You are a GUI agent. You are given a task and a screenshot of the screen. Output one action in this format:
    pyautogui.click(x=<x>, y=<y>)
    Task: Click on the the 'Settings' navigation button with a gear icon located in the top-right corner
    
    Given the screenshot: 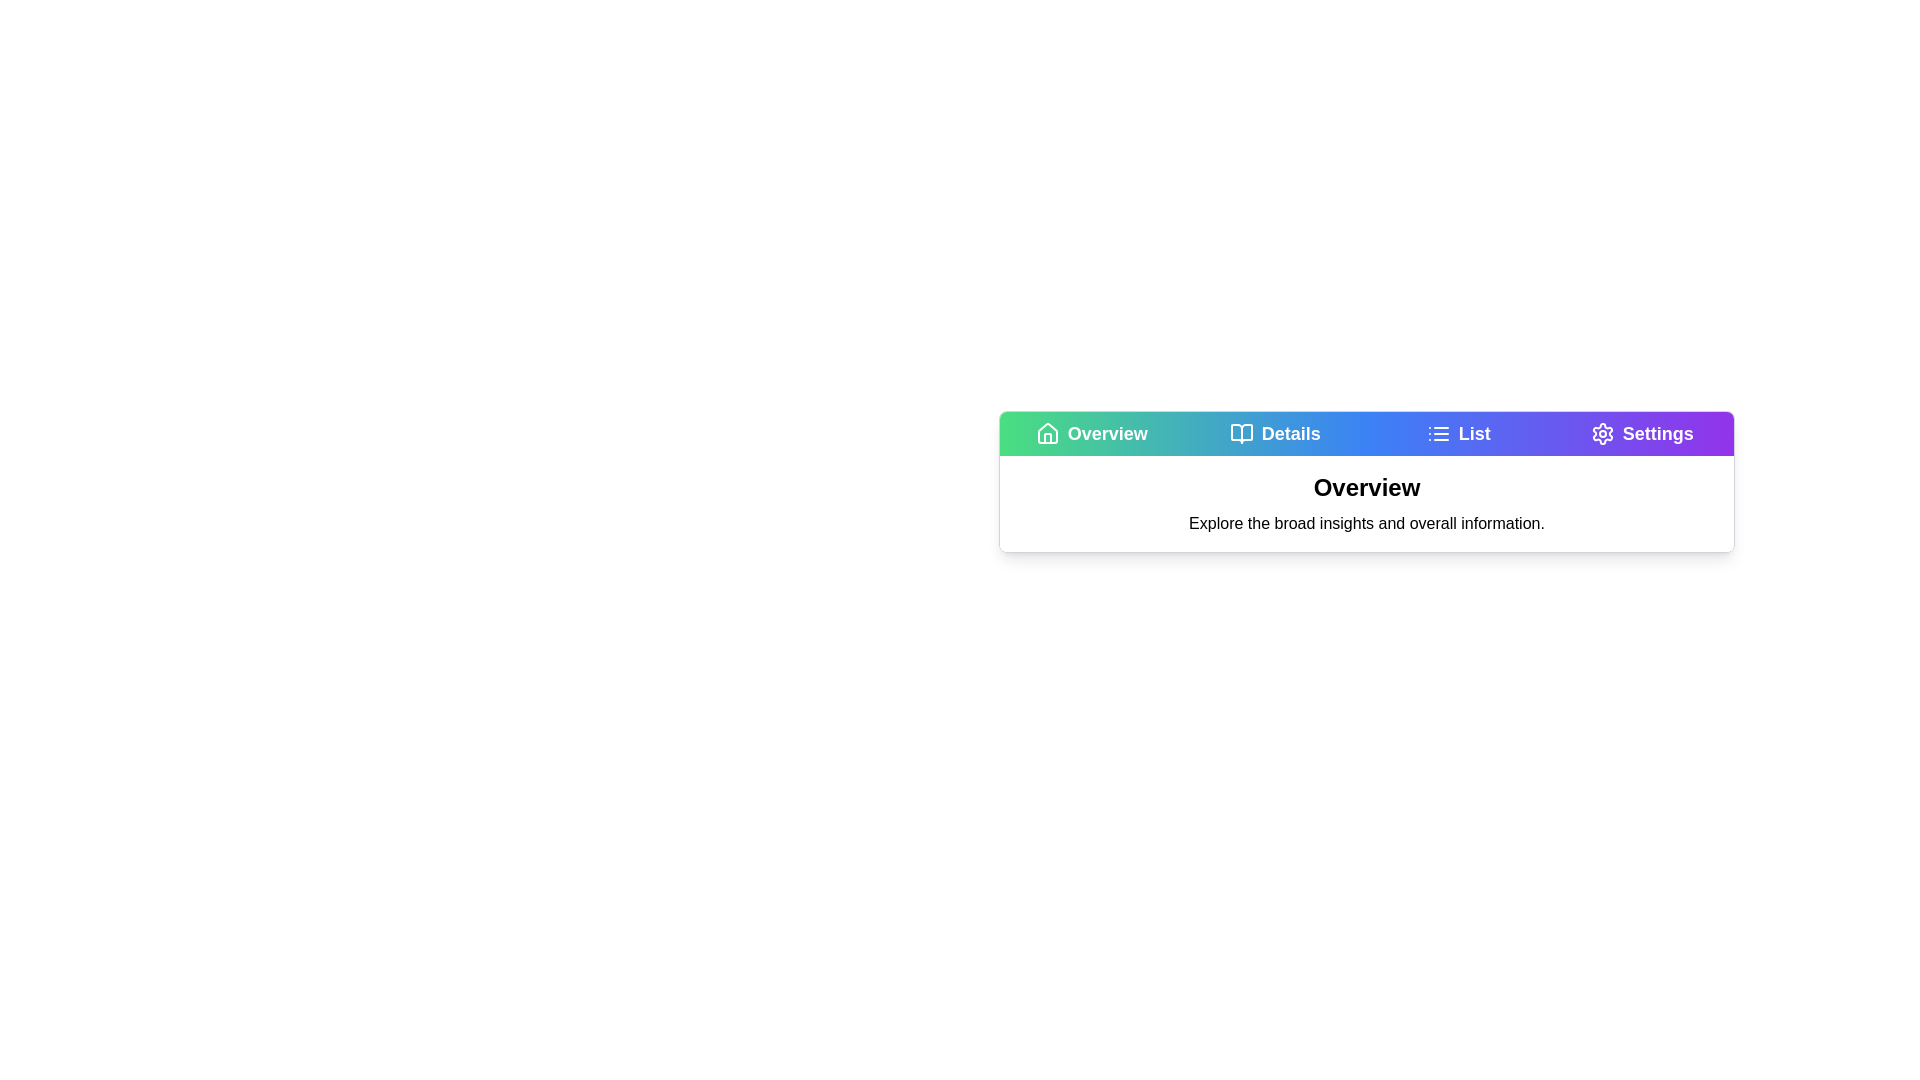 What is the action you would take?
    pyautogui.click(x=1642, y=433)
    